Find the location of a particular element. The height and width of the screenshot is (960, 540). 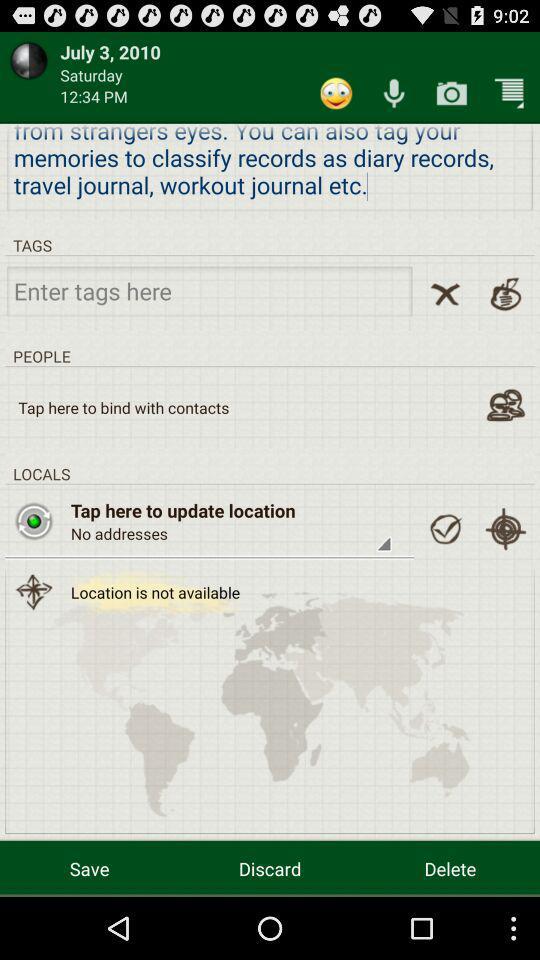

the icon next to the tap here to item is located at coordinates (33, 520).